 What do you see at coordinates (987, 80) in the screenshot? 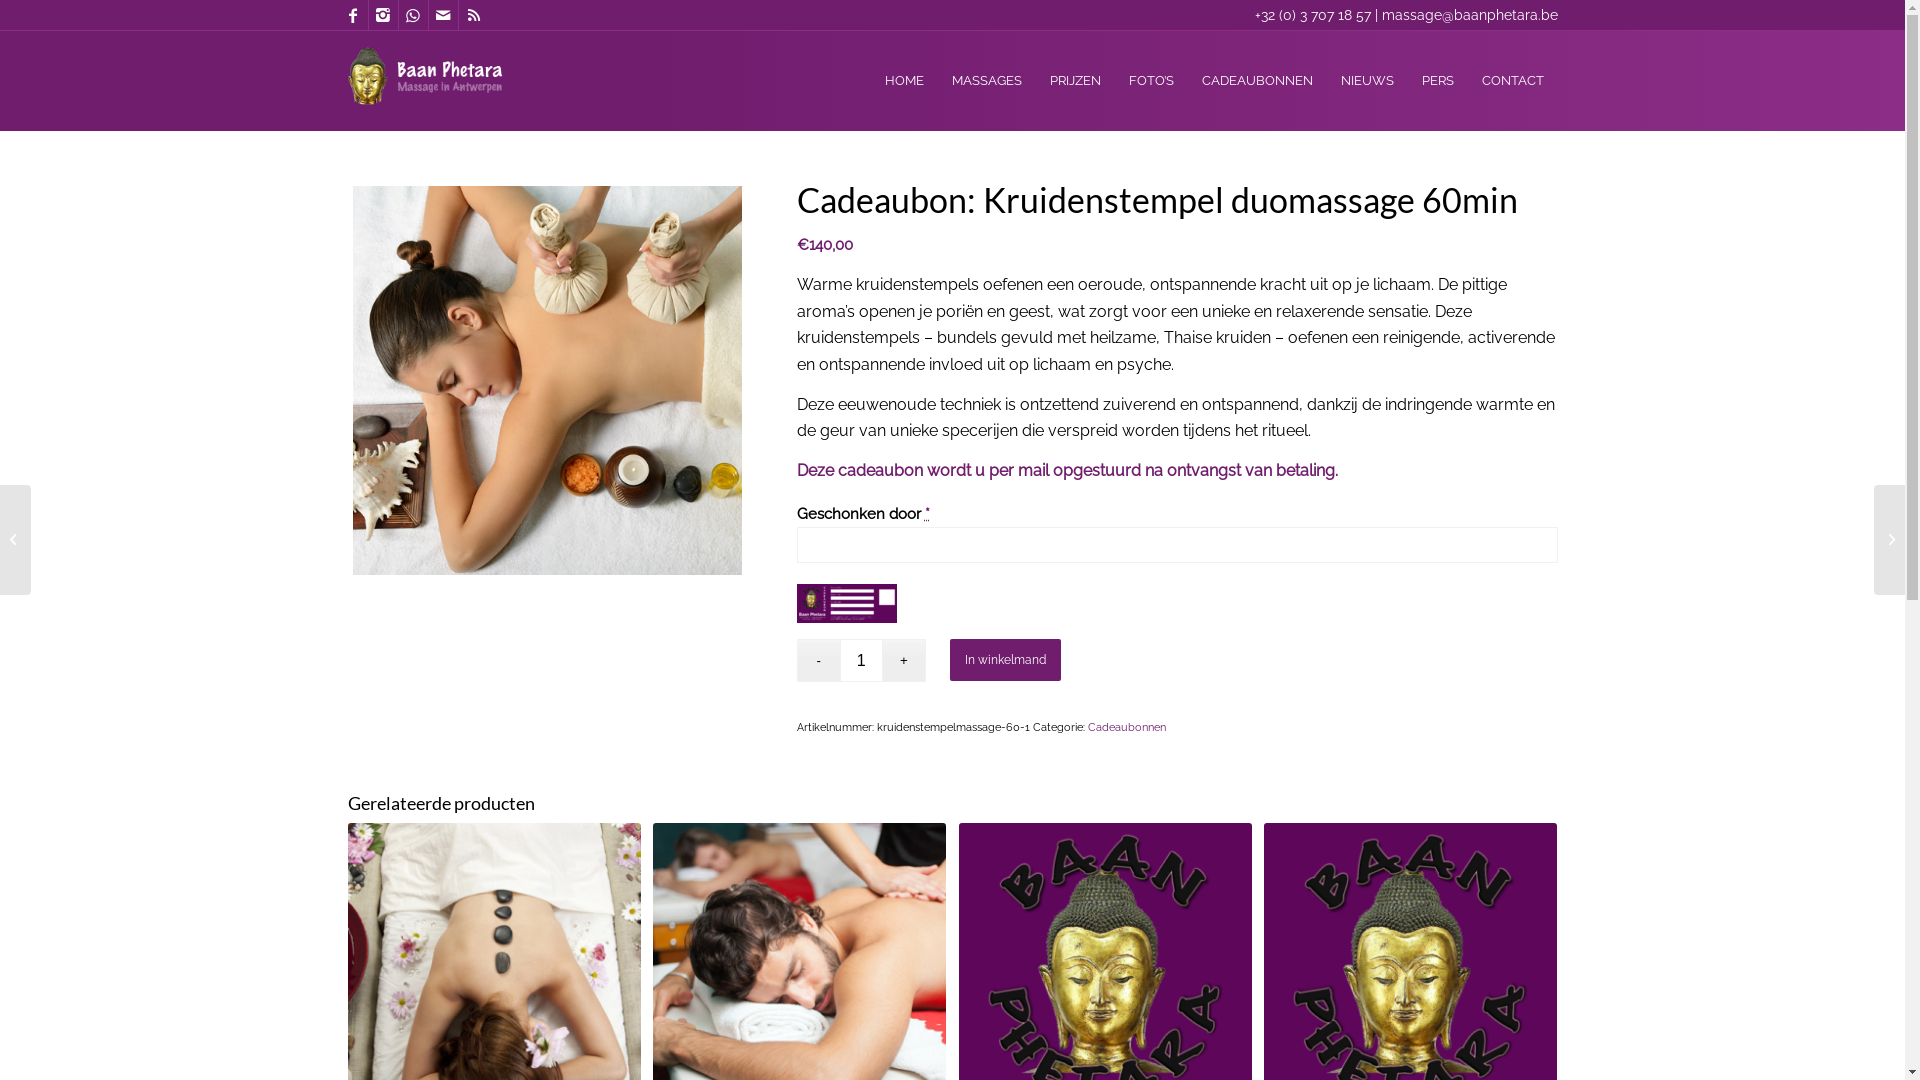
I see `'MASSAGES'` at bounding box center [987, 80].